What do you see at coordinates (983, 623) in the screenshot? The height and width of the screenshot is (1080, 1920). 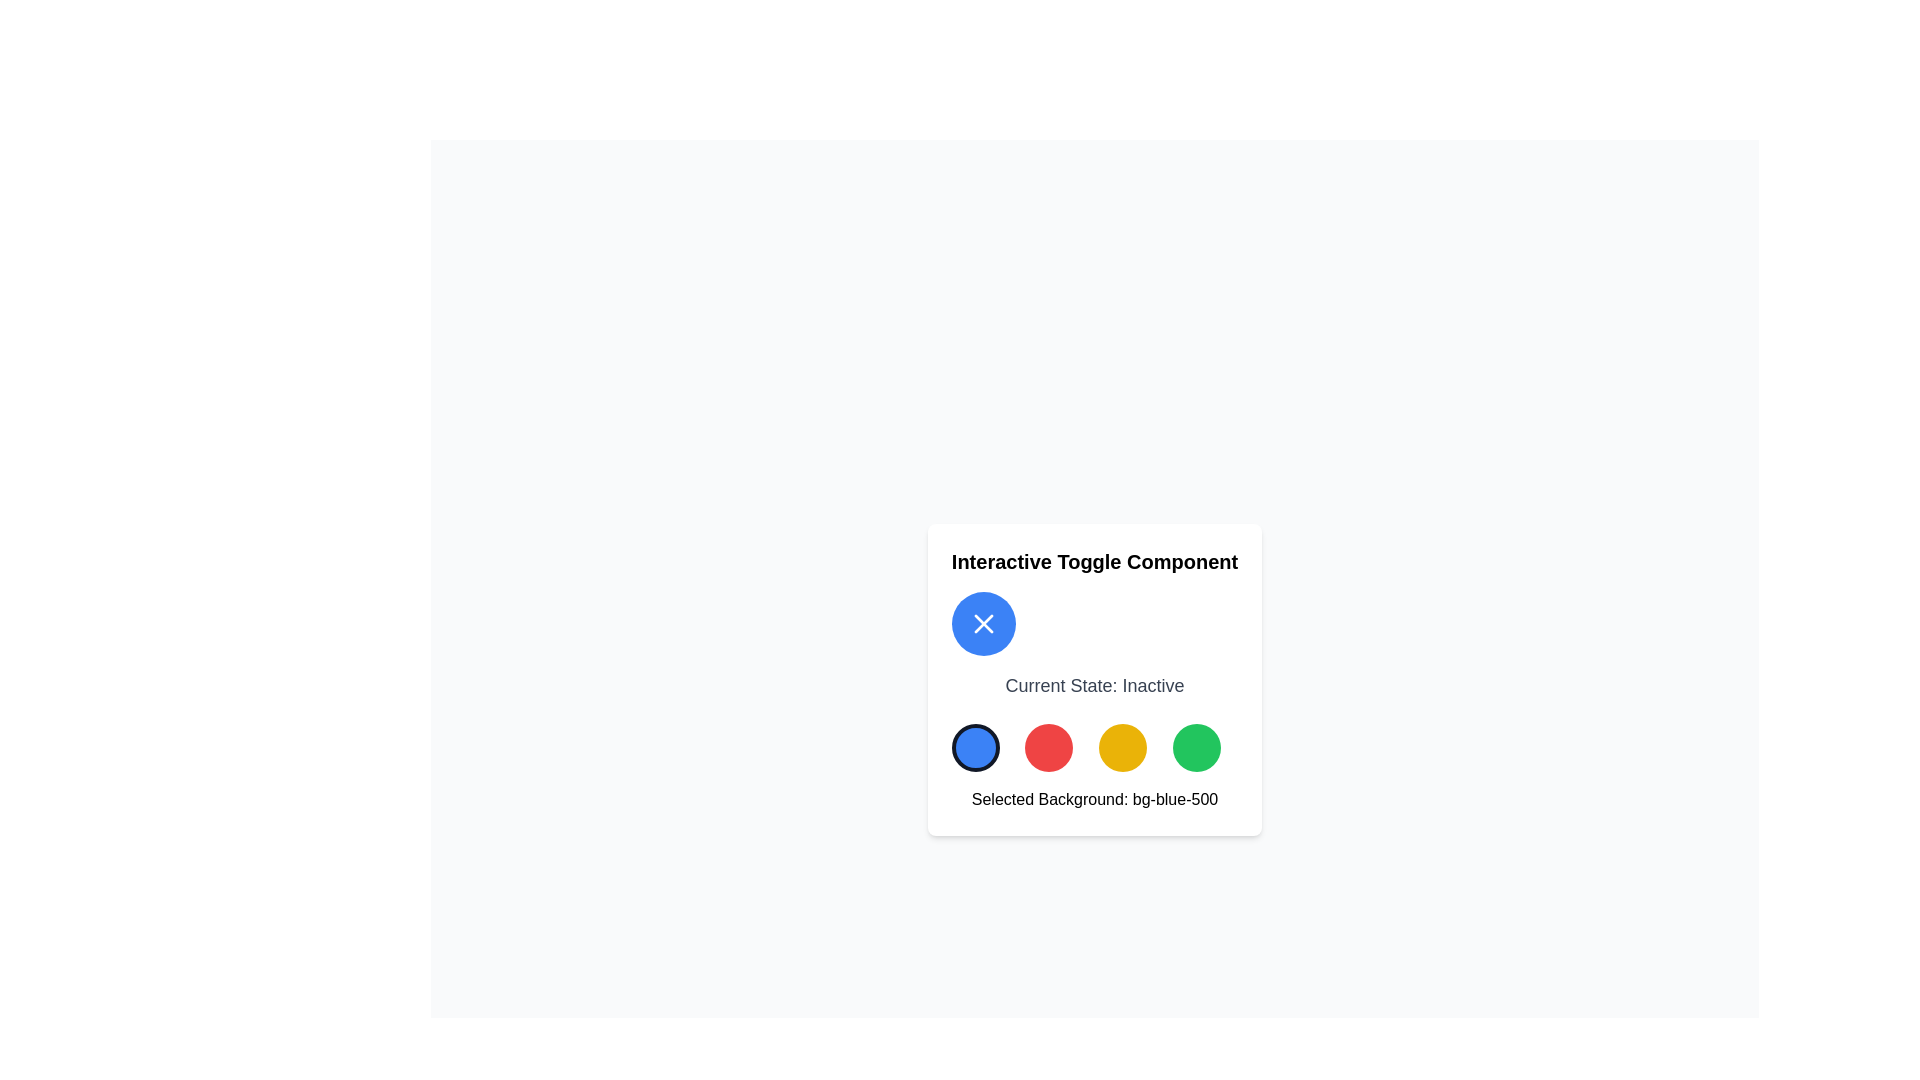 I see `the white 'X' icon on the blue circular background` at bounding box center [983, 623].